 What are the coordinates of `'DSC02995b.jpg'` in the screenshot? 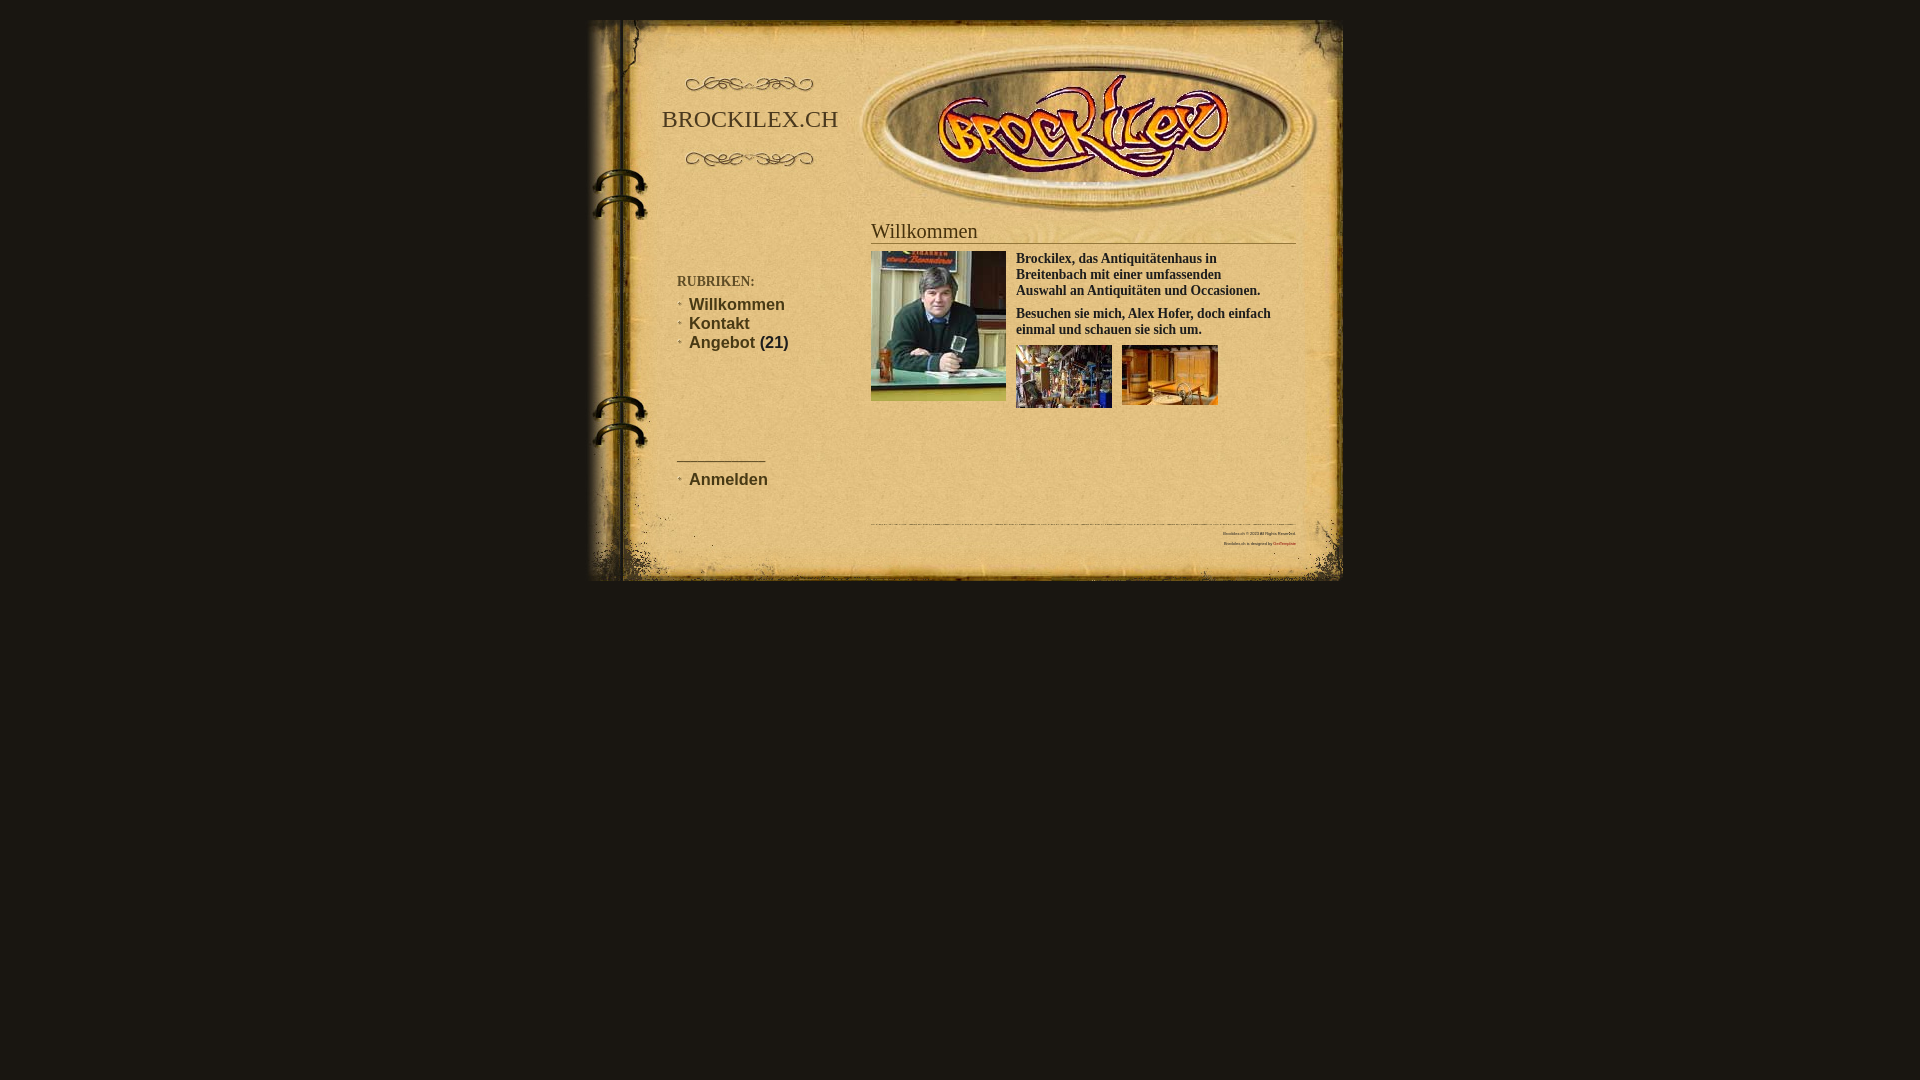 It's located at (937, 325).